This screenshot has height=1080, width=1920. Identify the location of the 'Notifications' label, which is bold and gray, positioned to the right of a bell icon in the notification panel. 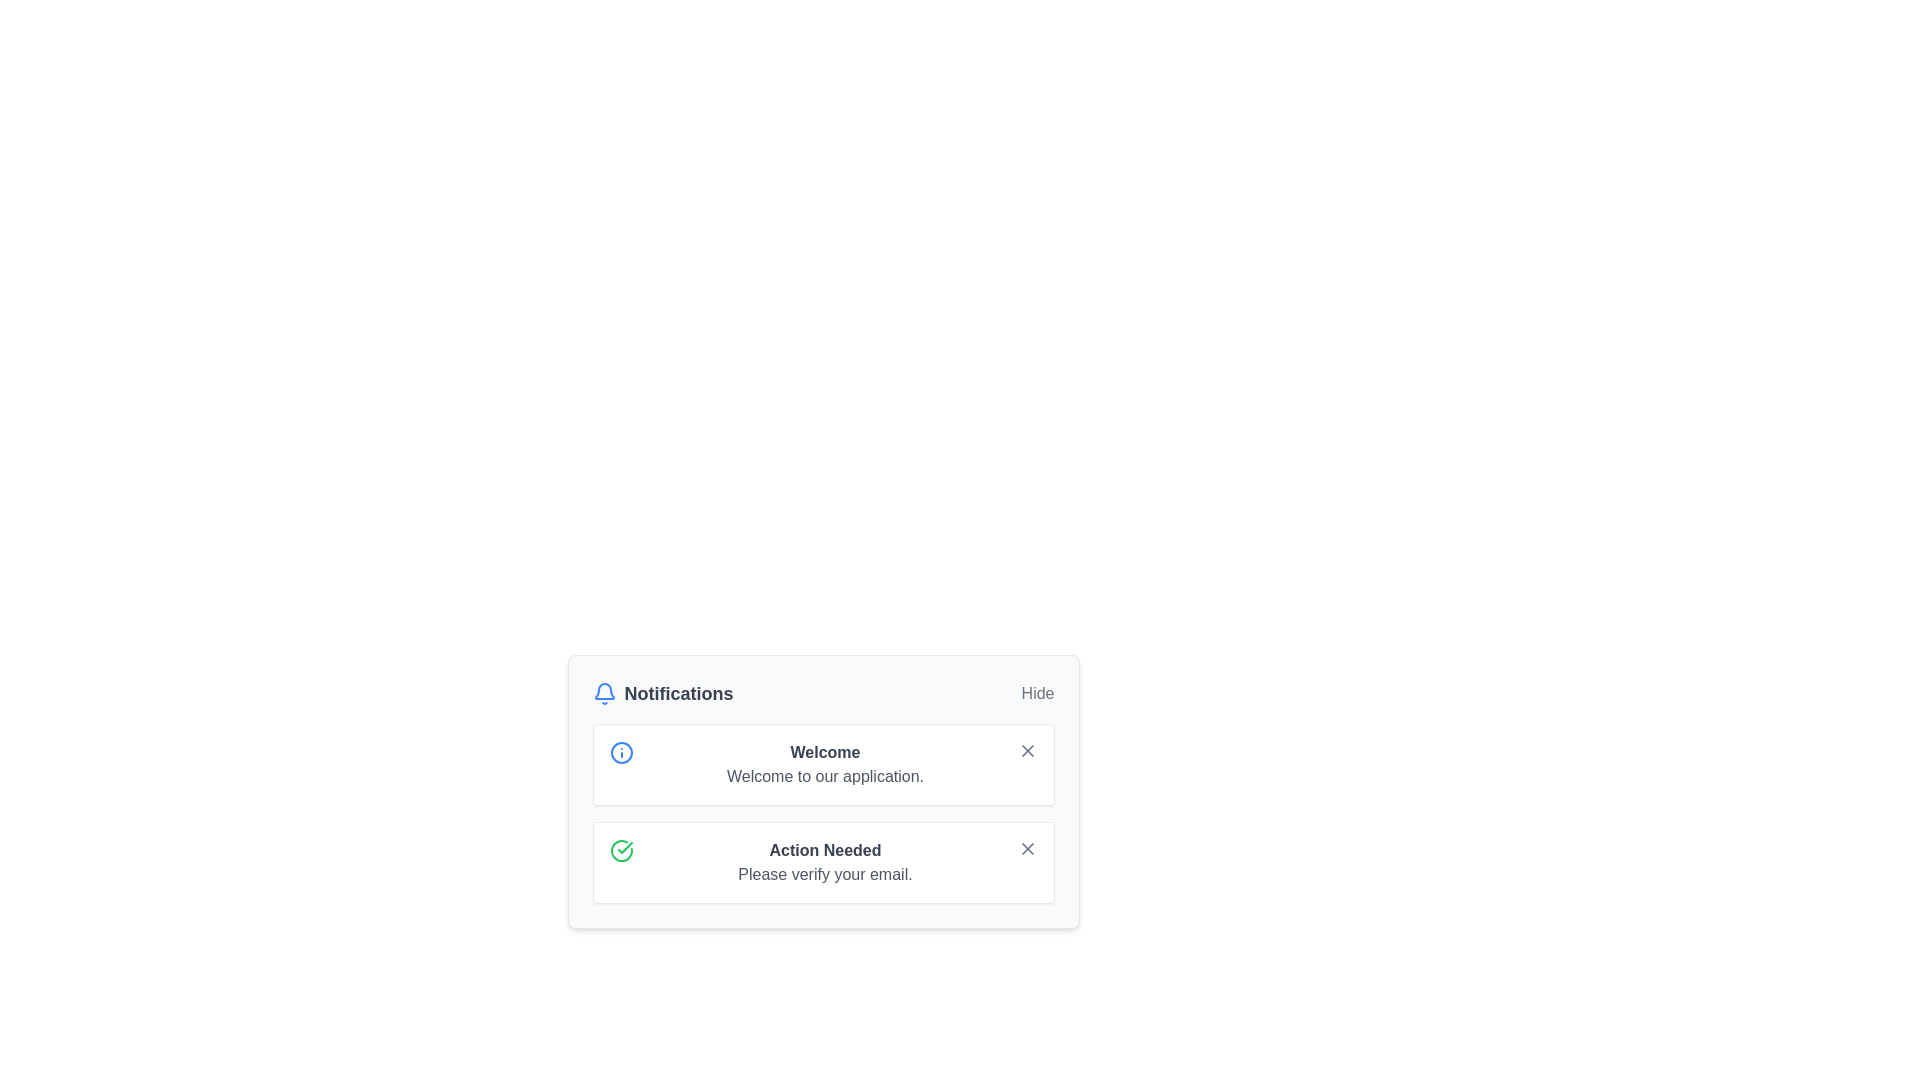
(679, 693).